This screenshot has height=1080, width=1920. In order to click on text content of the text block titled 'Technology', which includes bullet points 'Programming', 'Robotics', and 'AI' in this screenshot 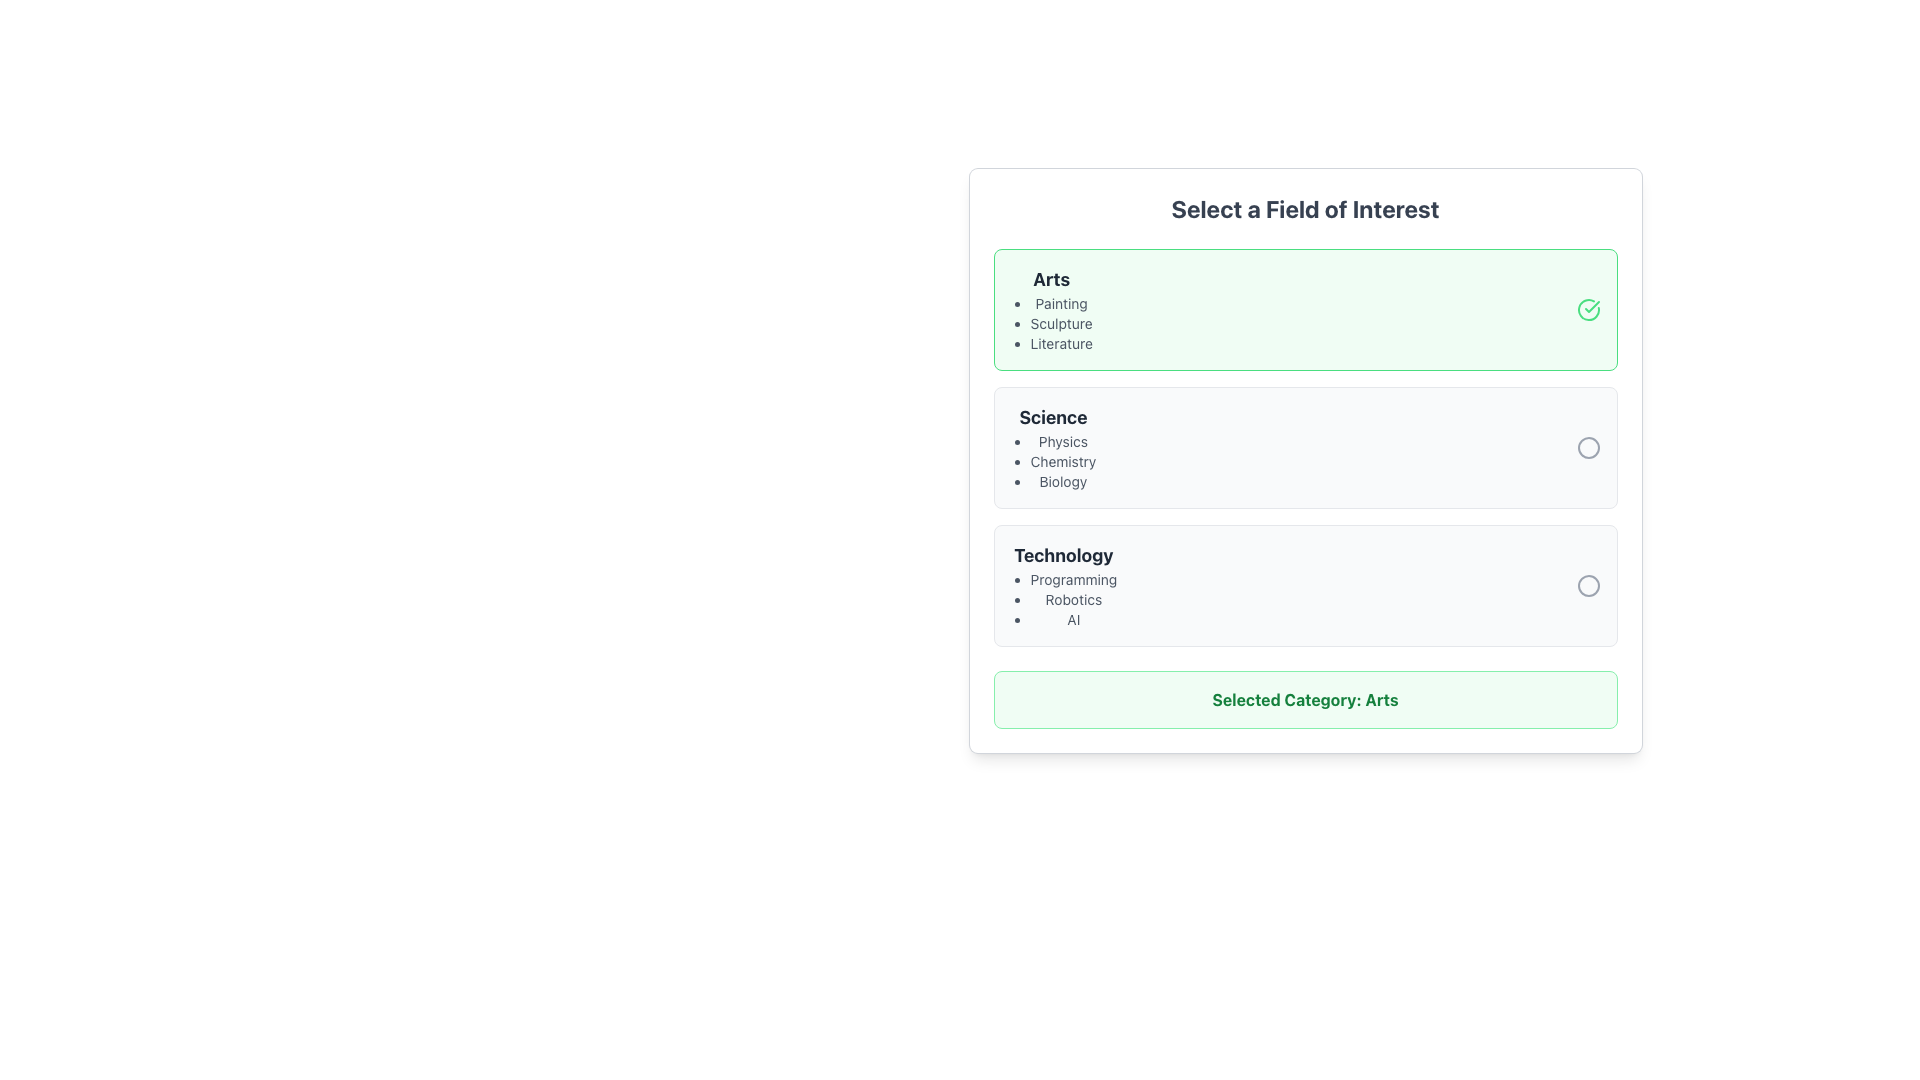, I will do `click(1062, 585)`.